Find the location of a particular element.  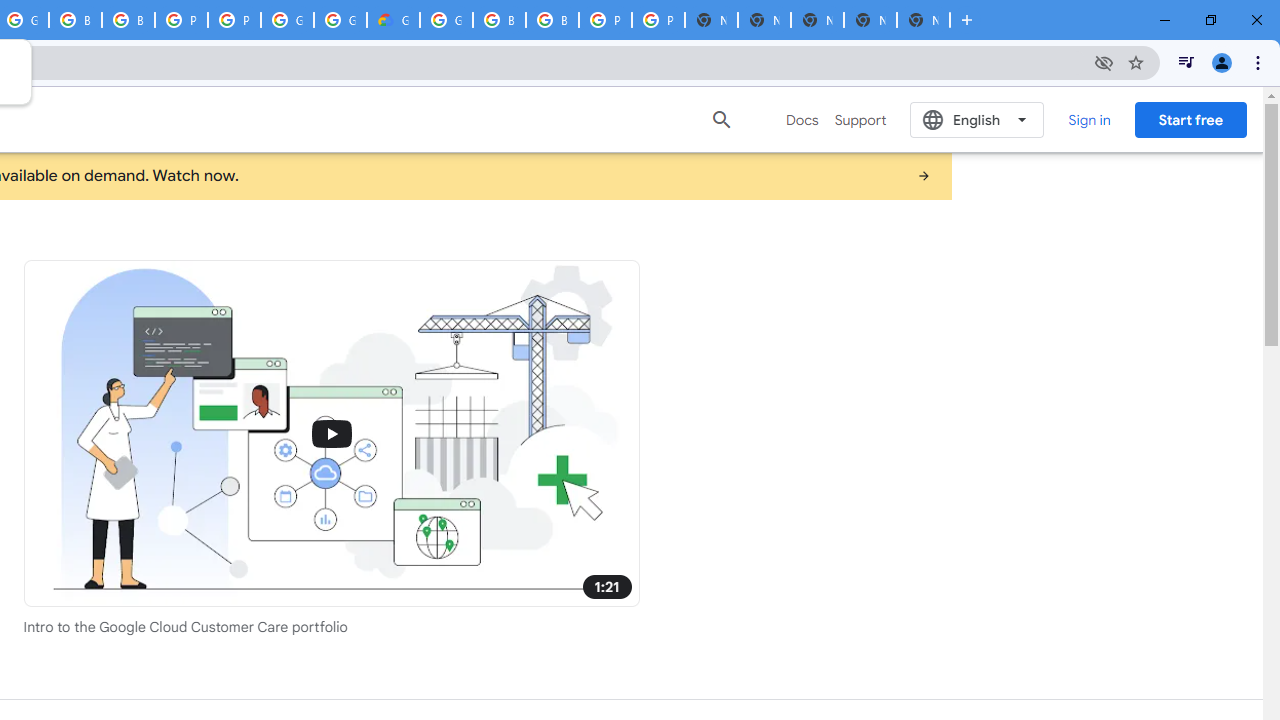

'Support' is located at coordinates (860, 119).